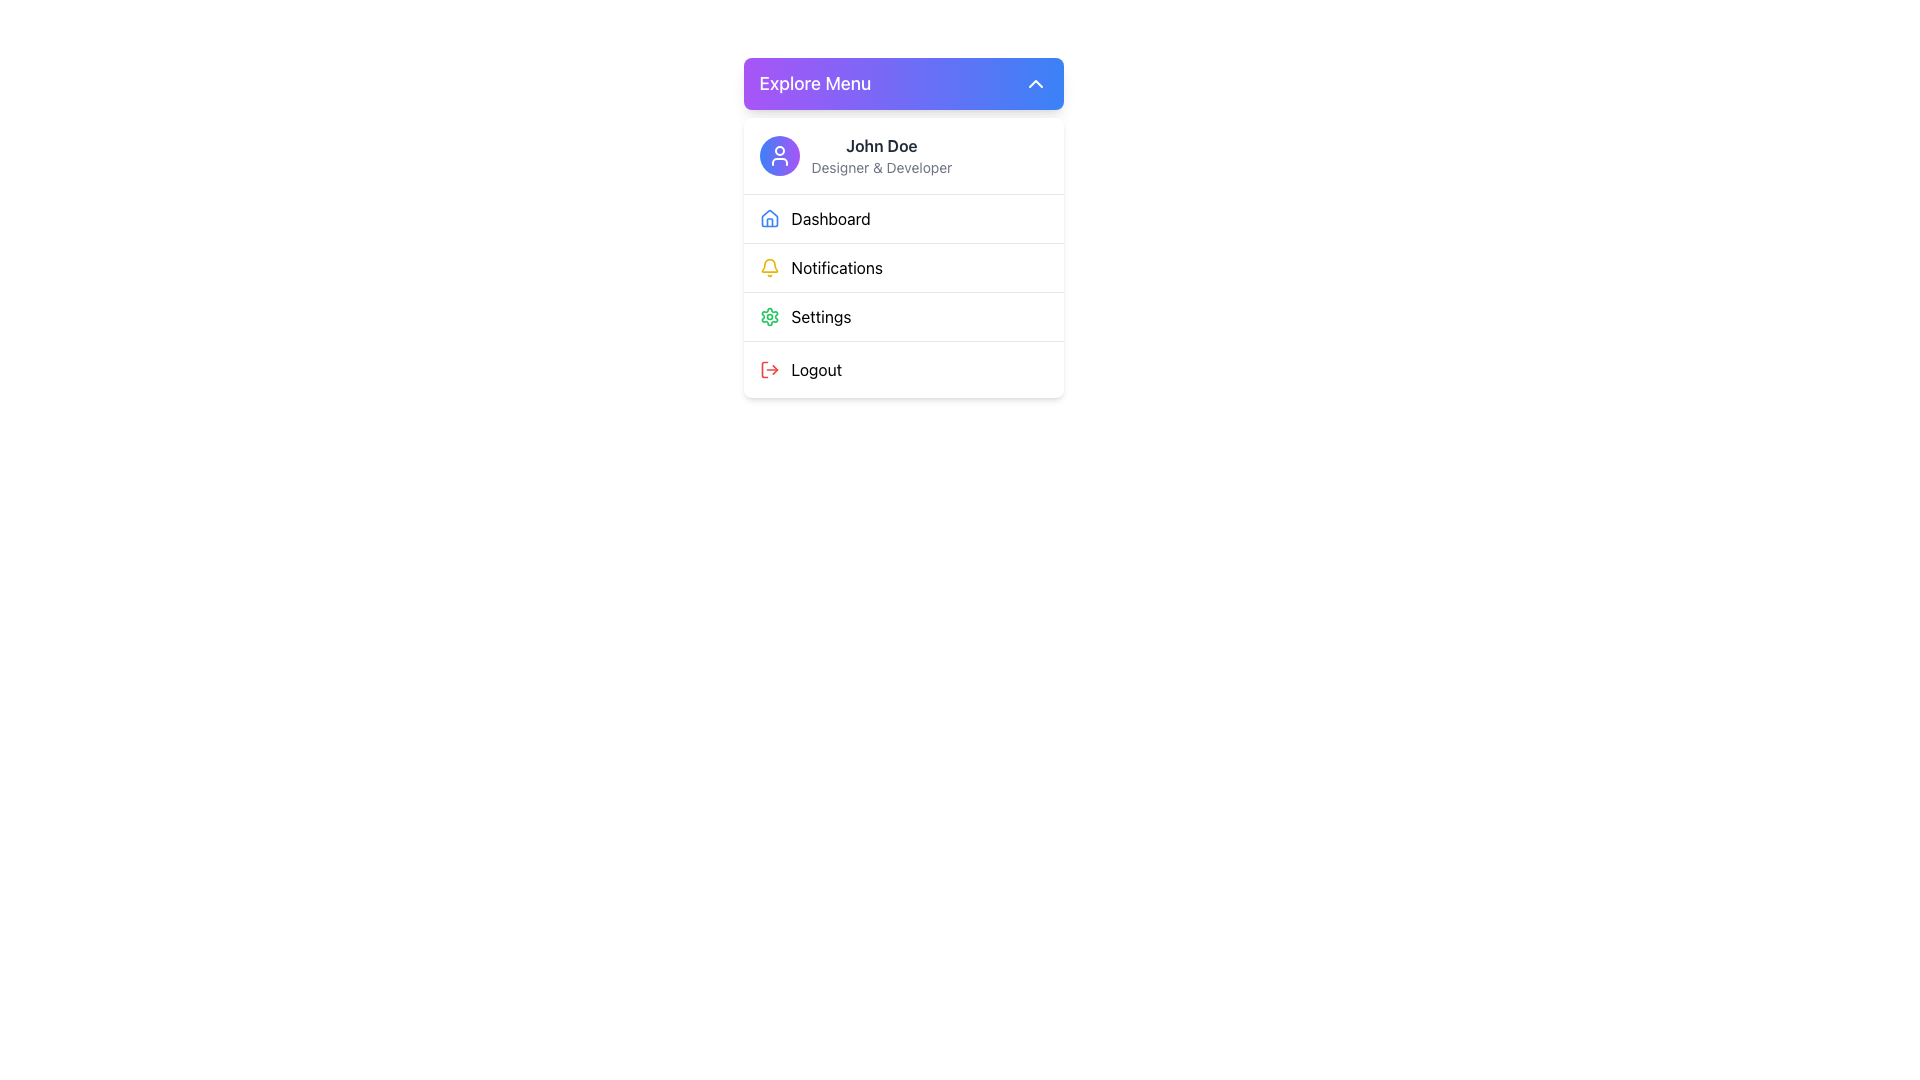  I want to click on the Text block representing the currently logged-in user's name and role, located centrally in the sidebar under the 'Explore Menu' header, so click(880, 154).